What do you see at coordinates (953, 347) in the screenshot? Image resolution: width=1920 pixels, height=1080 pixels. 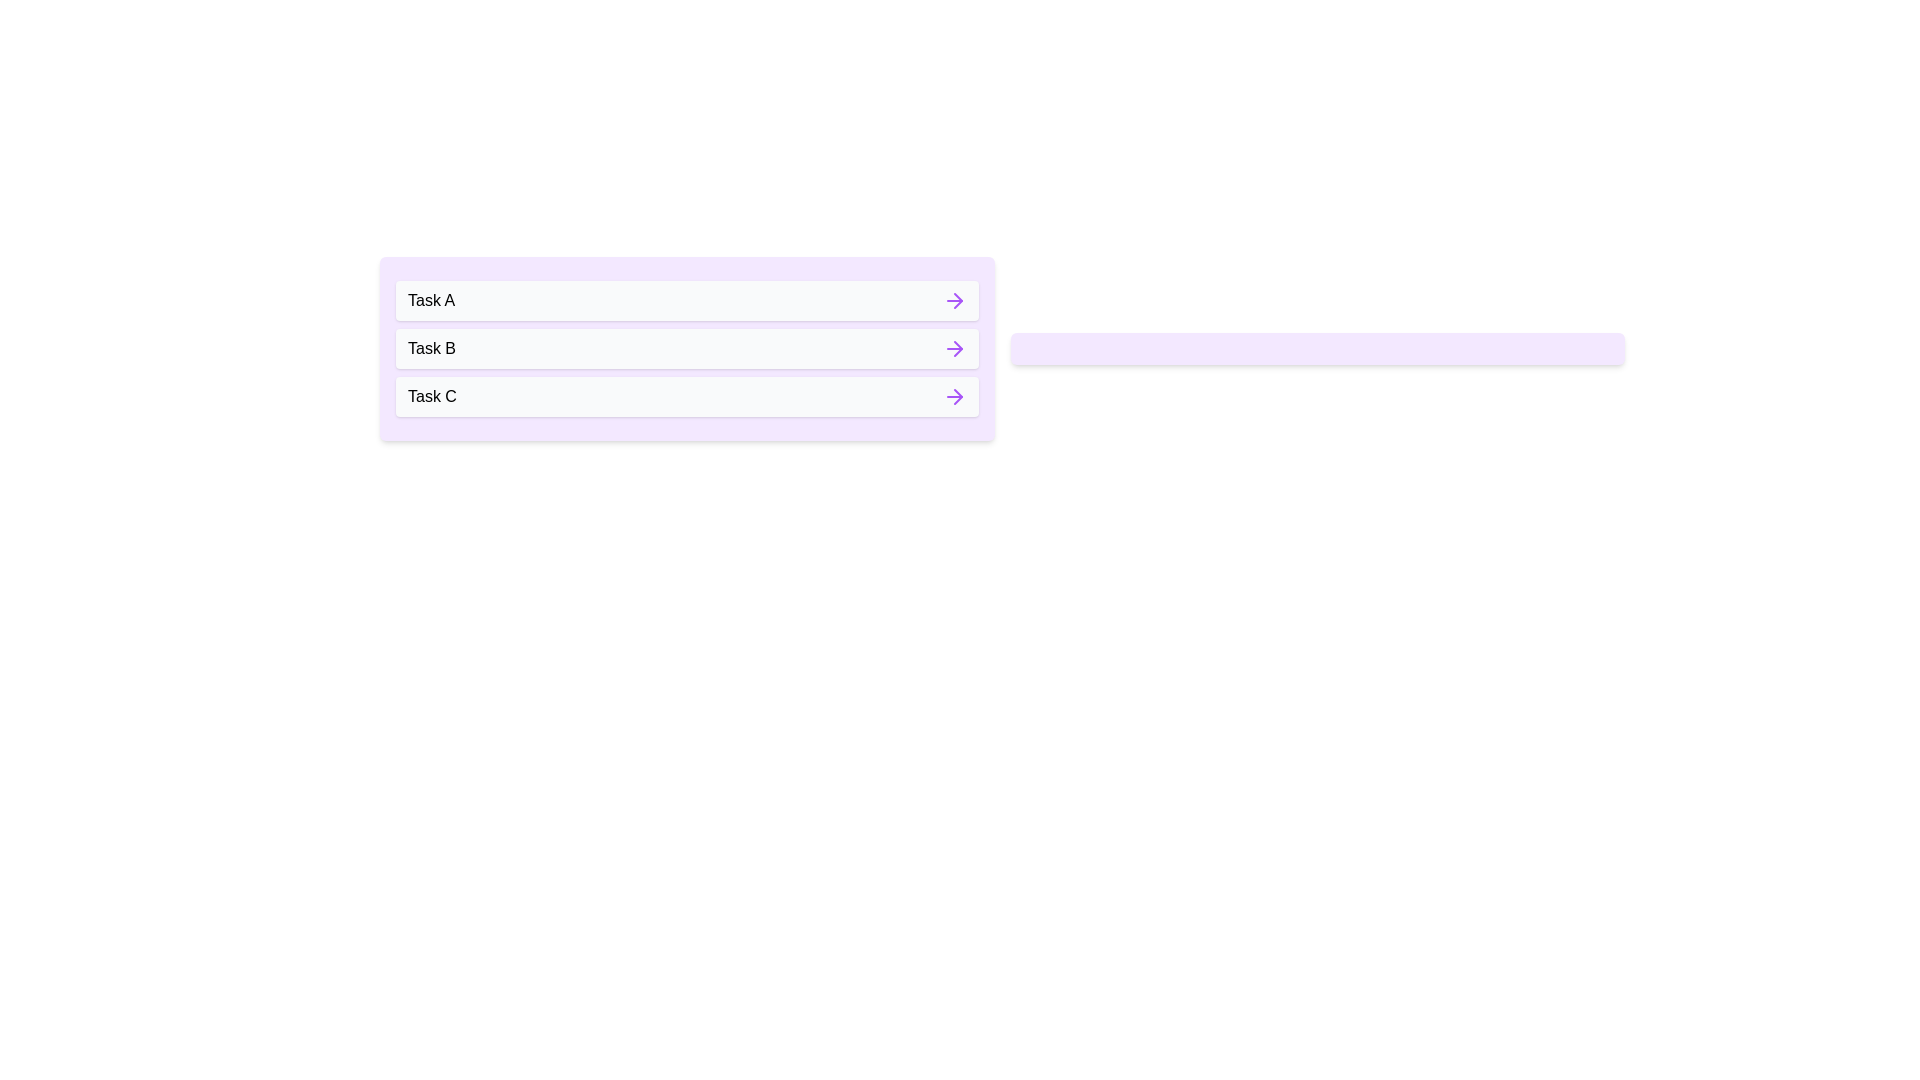 I see `arrow button next to the task labeled 'Task B' to transfer it to the scheduled list` at bounding box center [953, 347].